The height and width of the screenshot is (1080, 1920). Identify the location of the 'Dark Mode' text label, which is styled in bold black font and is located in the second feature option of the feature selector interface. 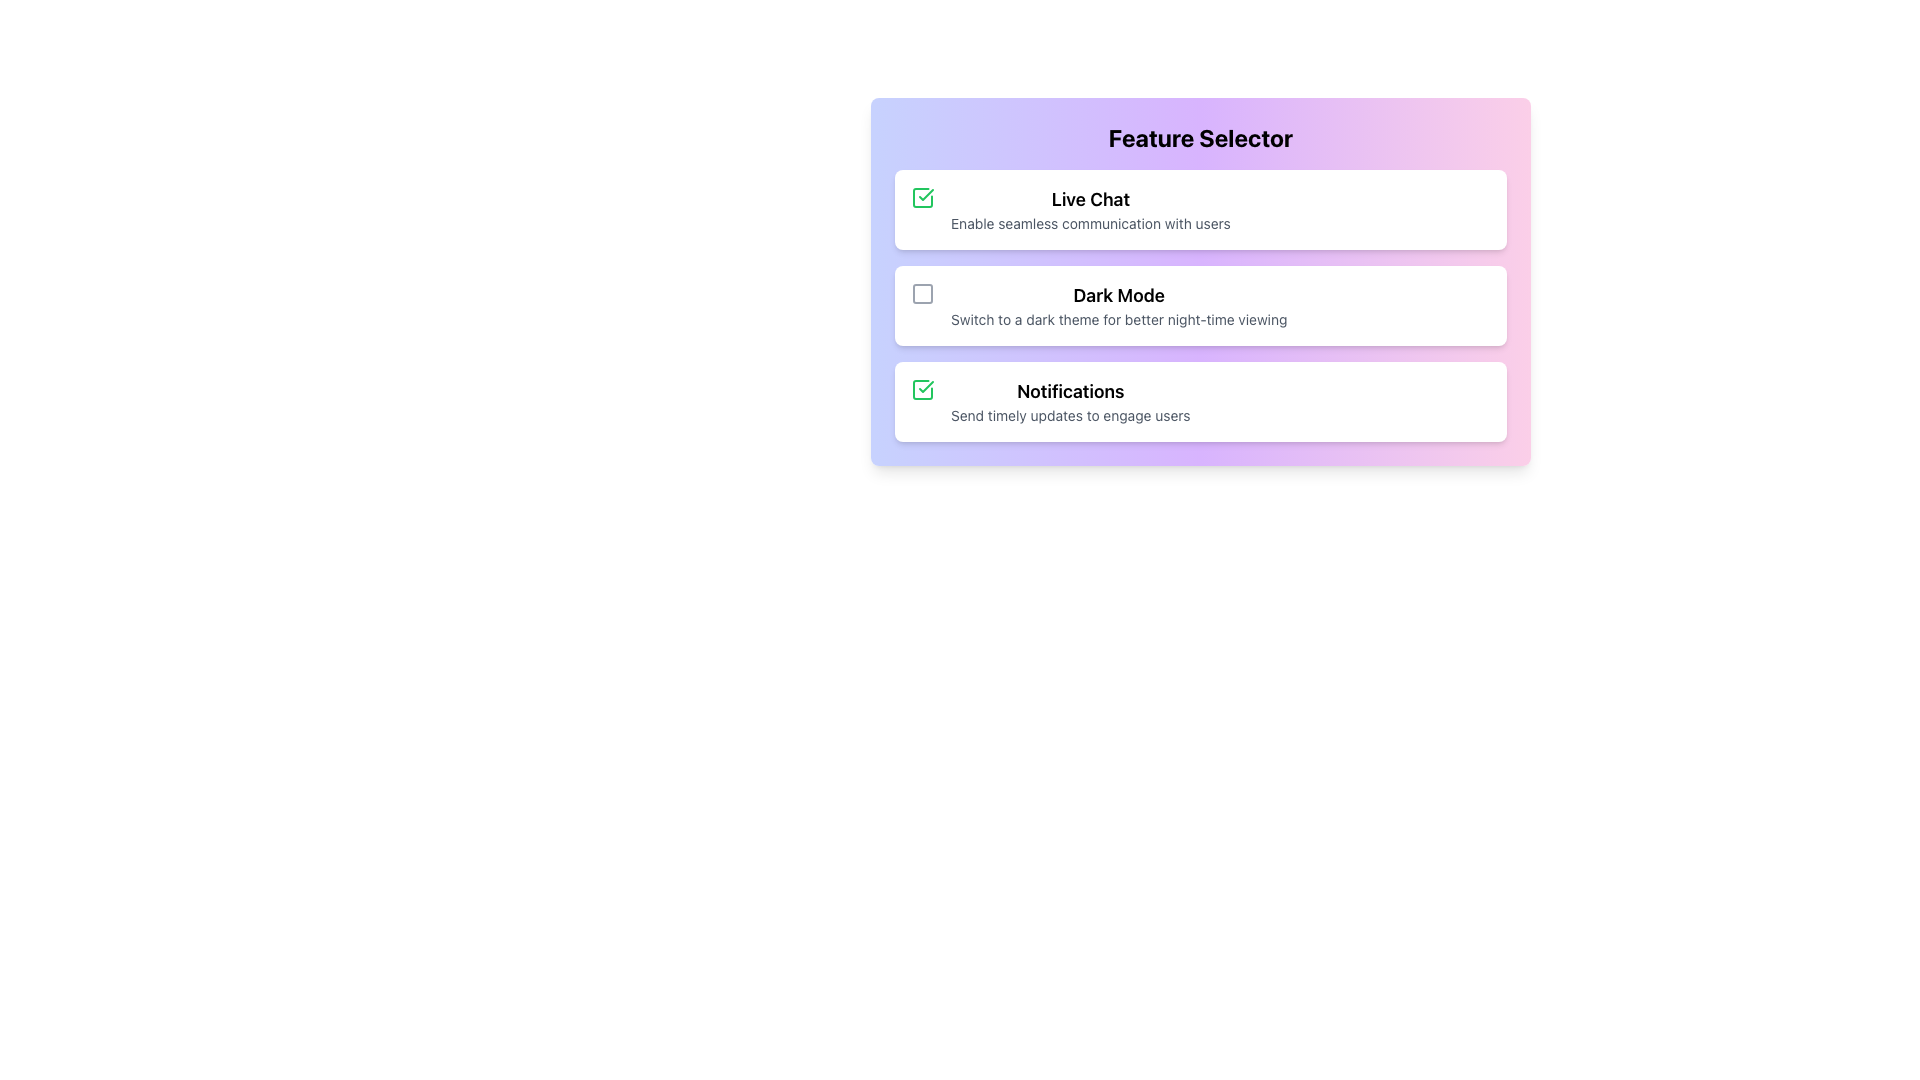
(1118, 296).